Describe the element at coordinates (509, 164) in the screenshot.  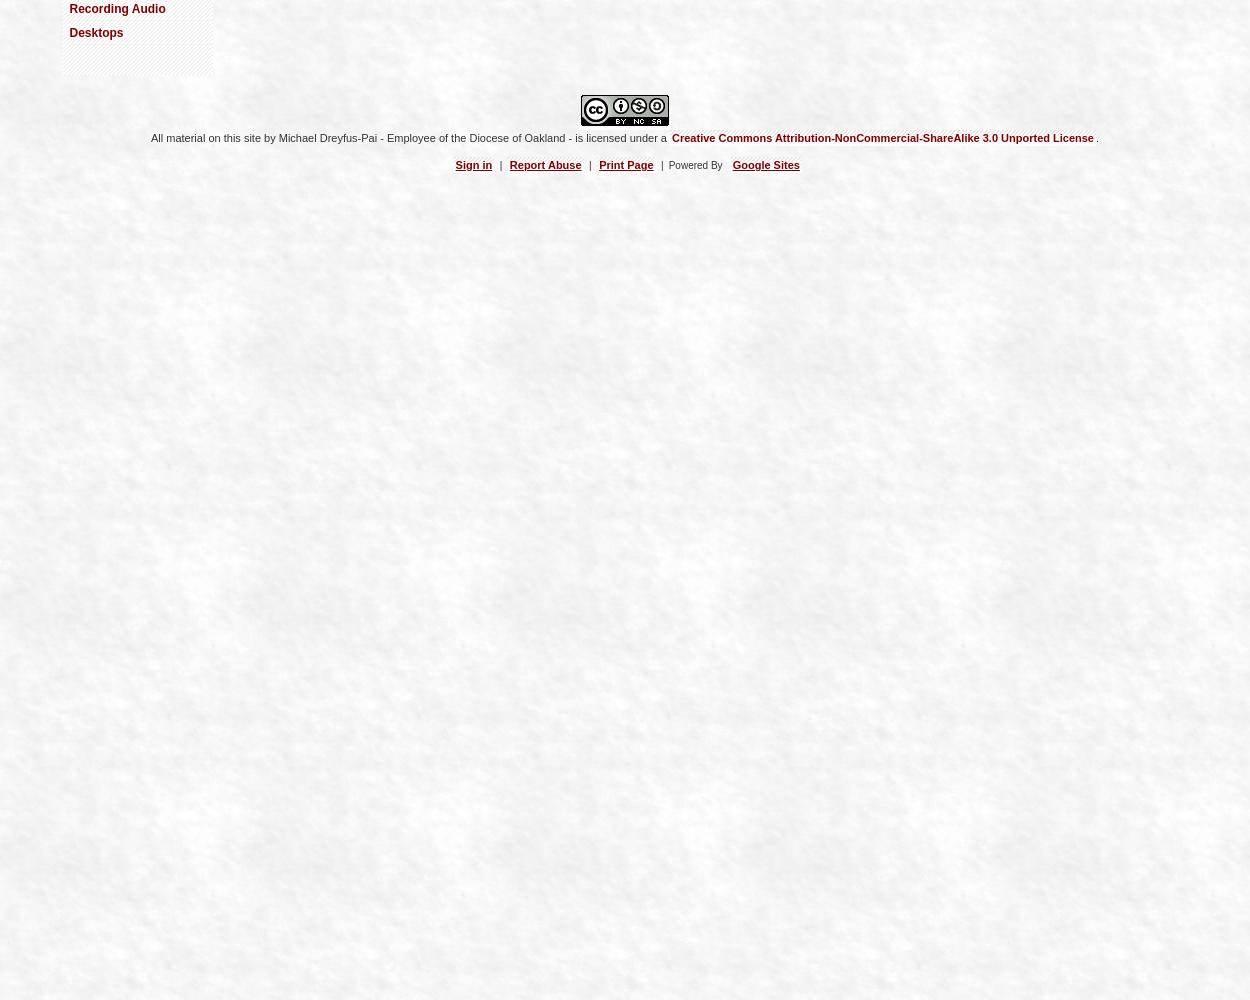
I see `'Report Abuse'` at that location.